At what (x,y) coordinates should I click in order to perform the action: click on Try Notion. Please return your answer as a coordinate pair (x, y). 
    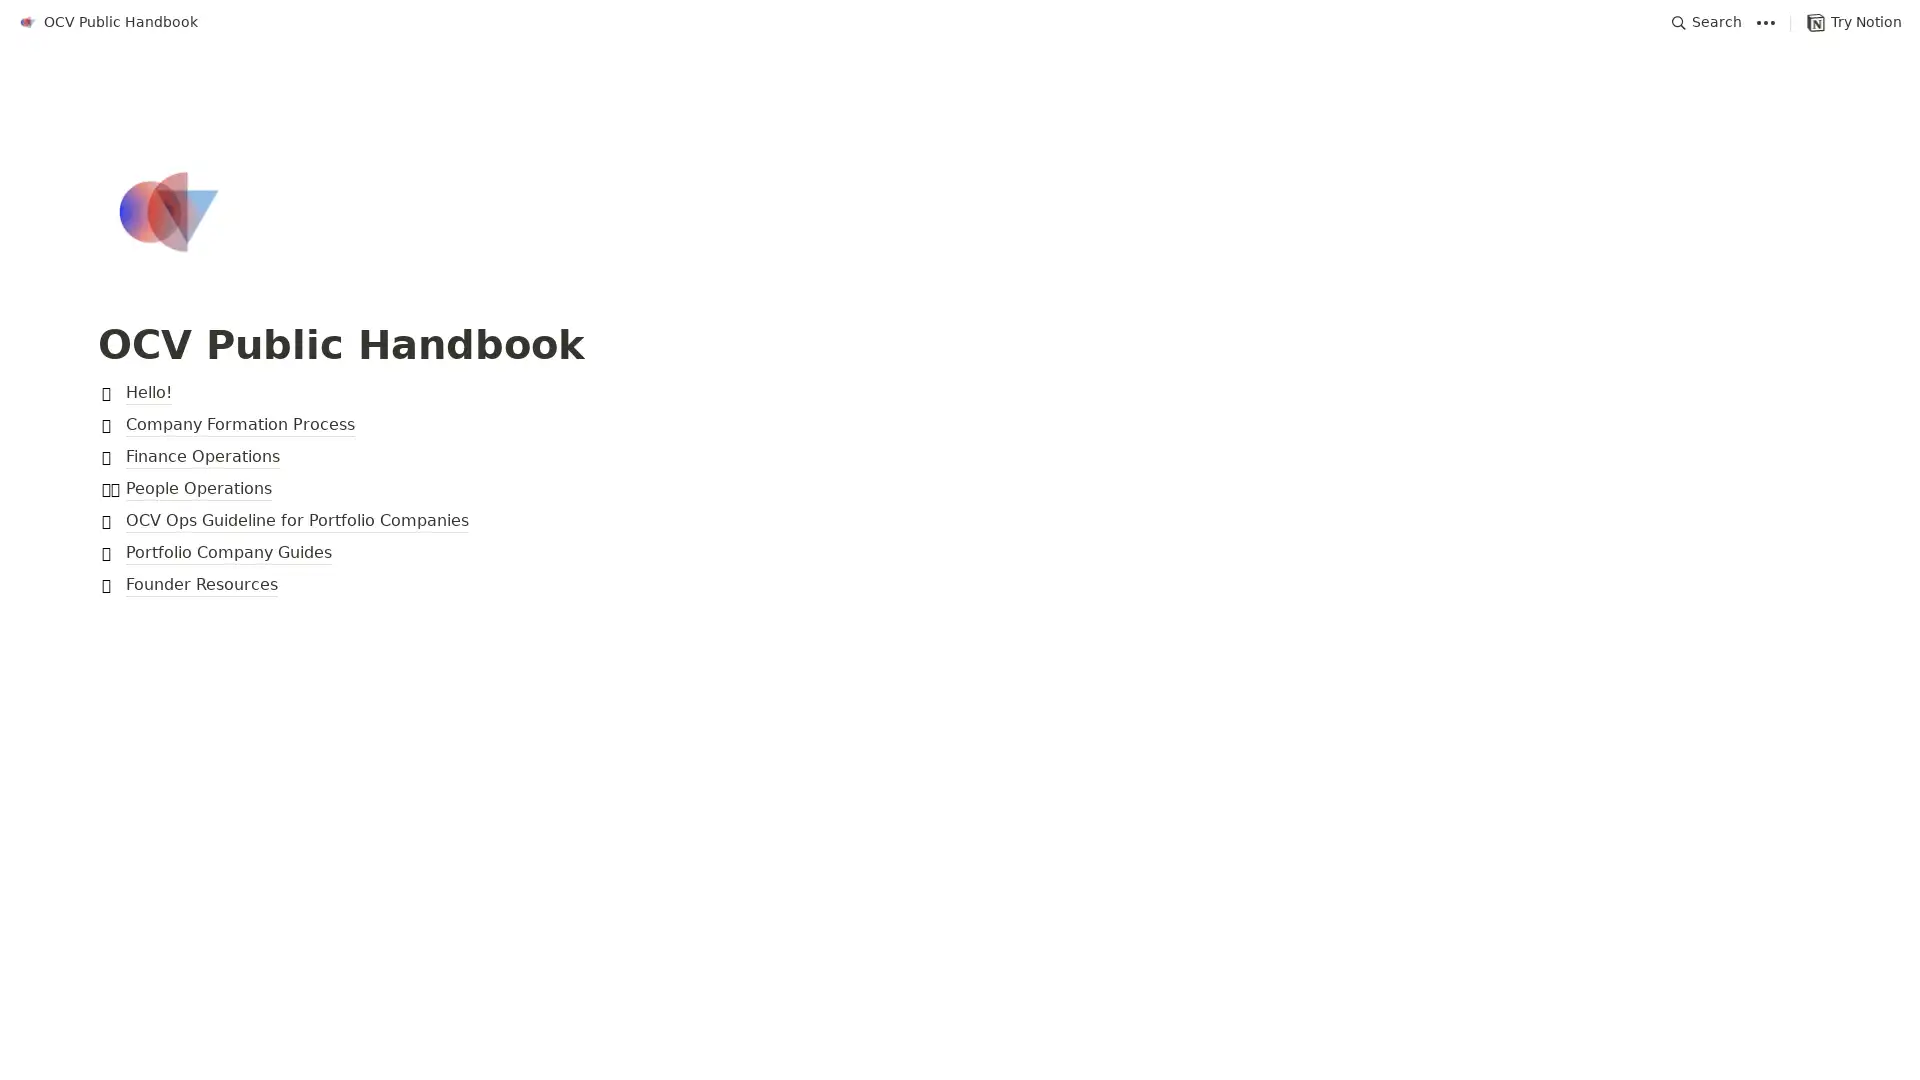
    Looking at the image, I should click on (1853, 22).